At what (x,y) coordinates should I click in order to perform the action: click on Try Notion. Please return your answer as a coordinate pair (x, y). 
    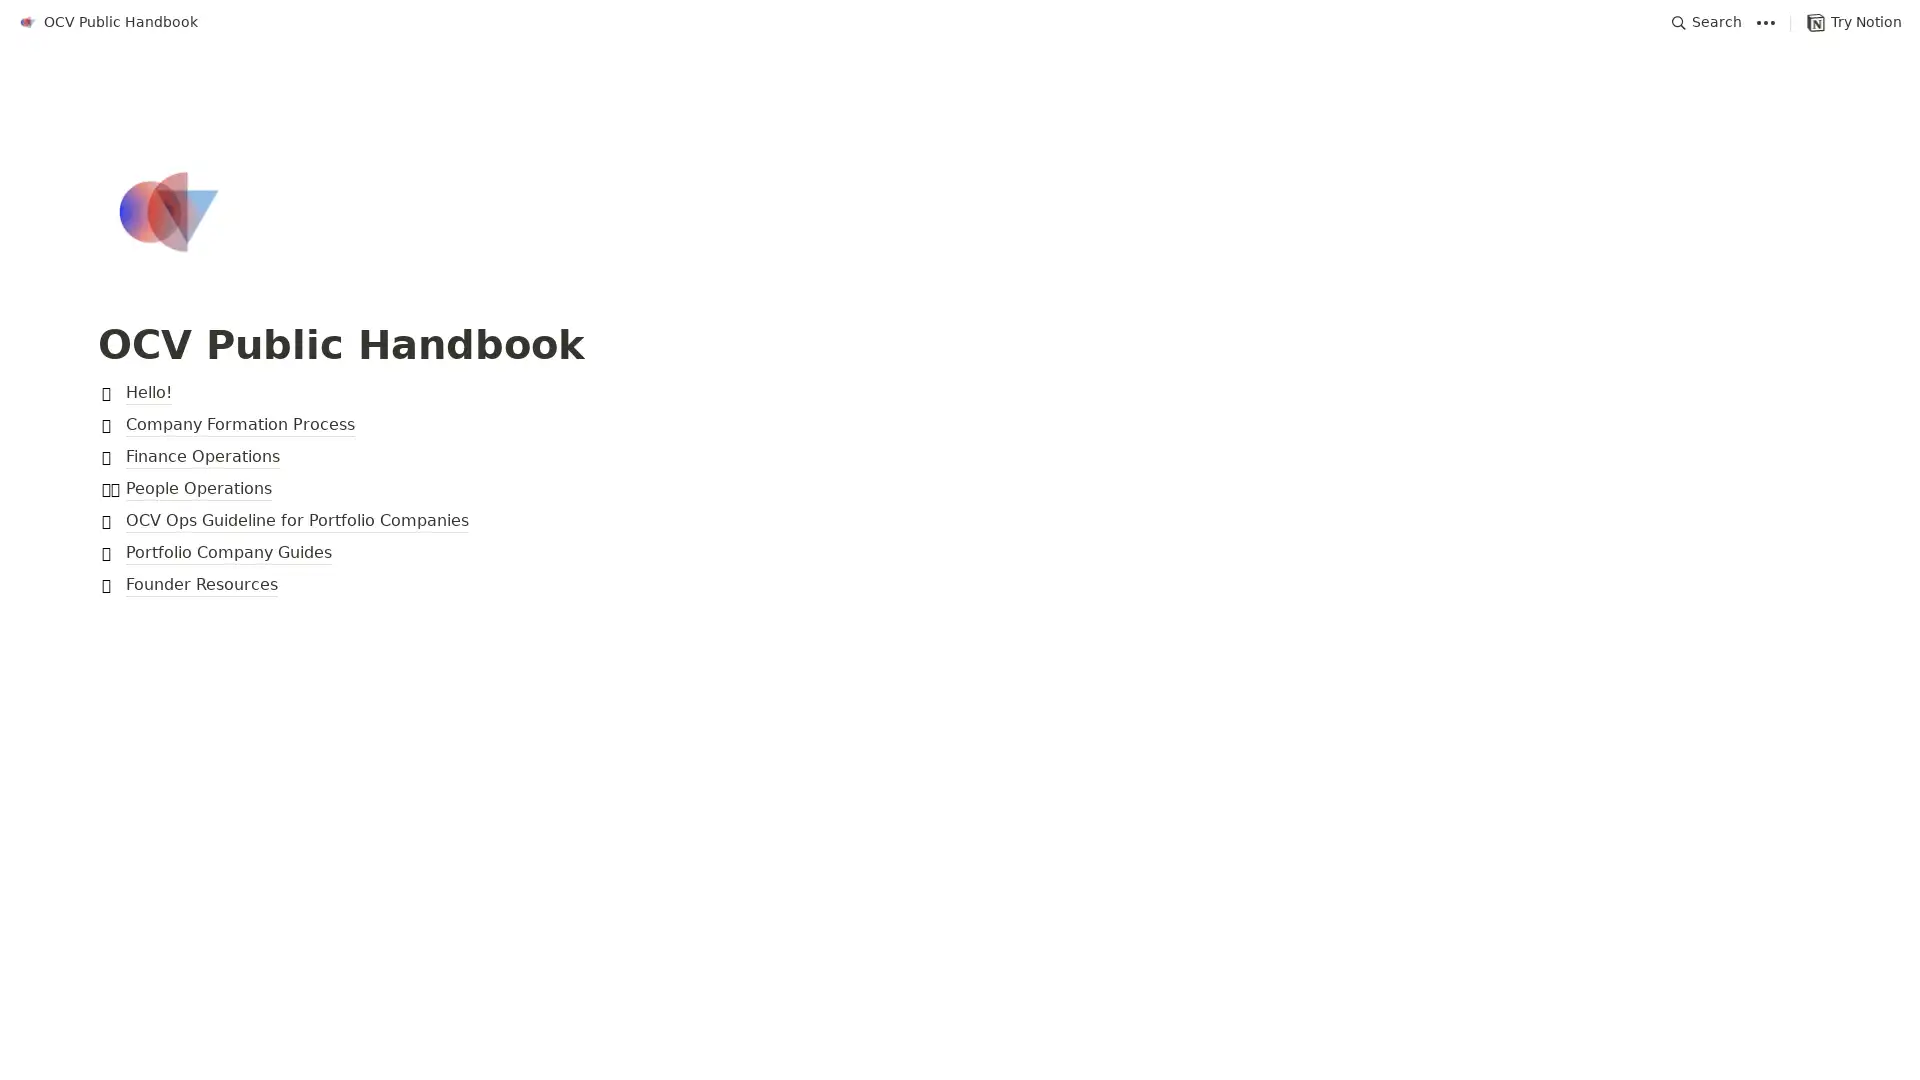
    Looking at the image, I should click on (1853, 22).